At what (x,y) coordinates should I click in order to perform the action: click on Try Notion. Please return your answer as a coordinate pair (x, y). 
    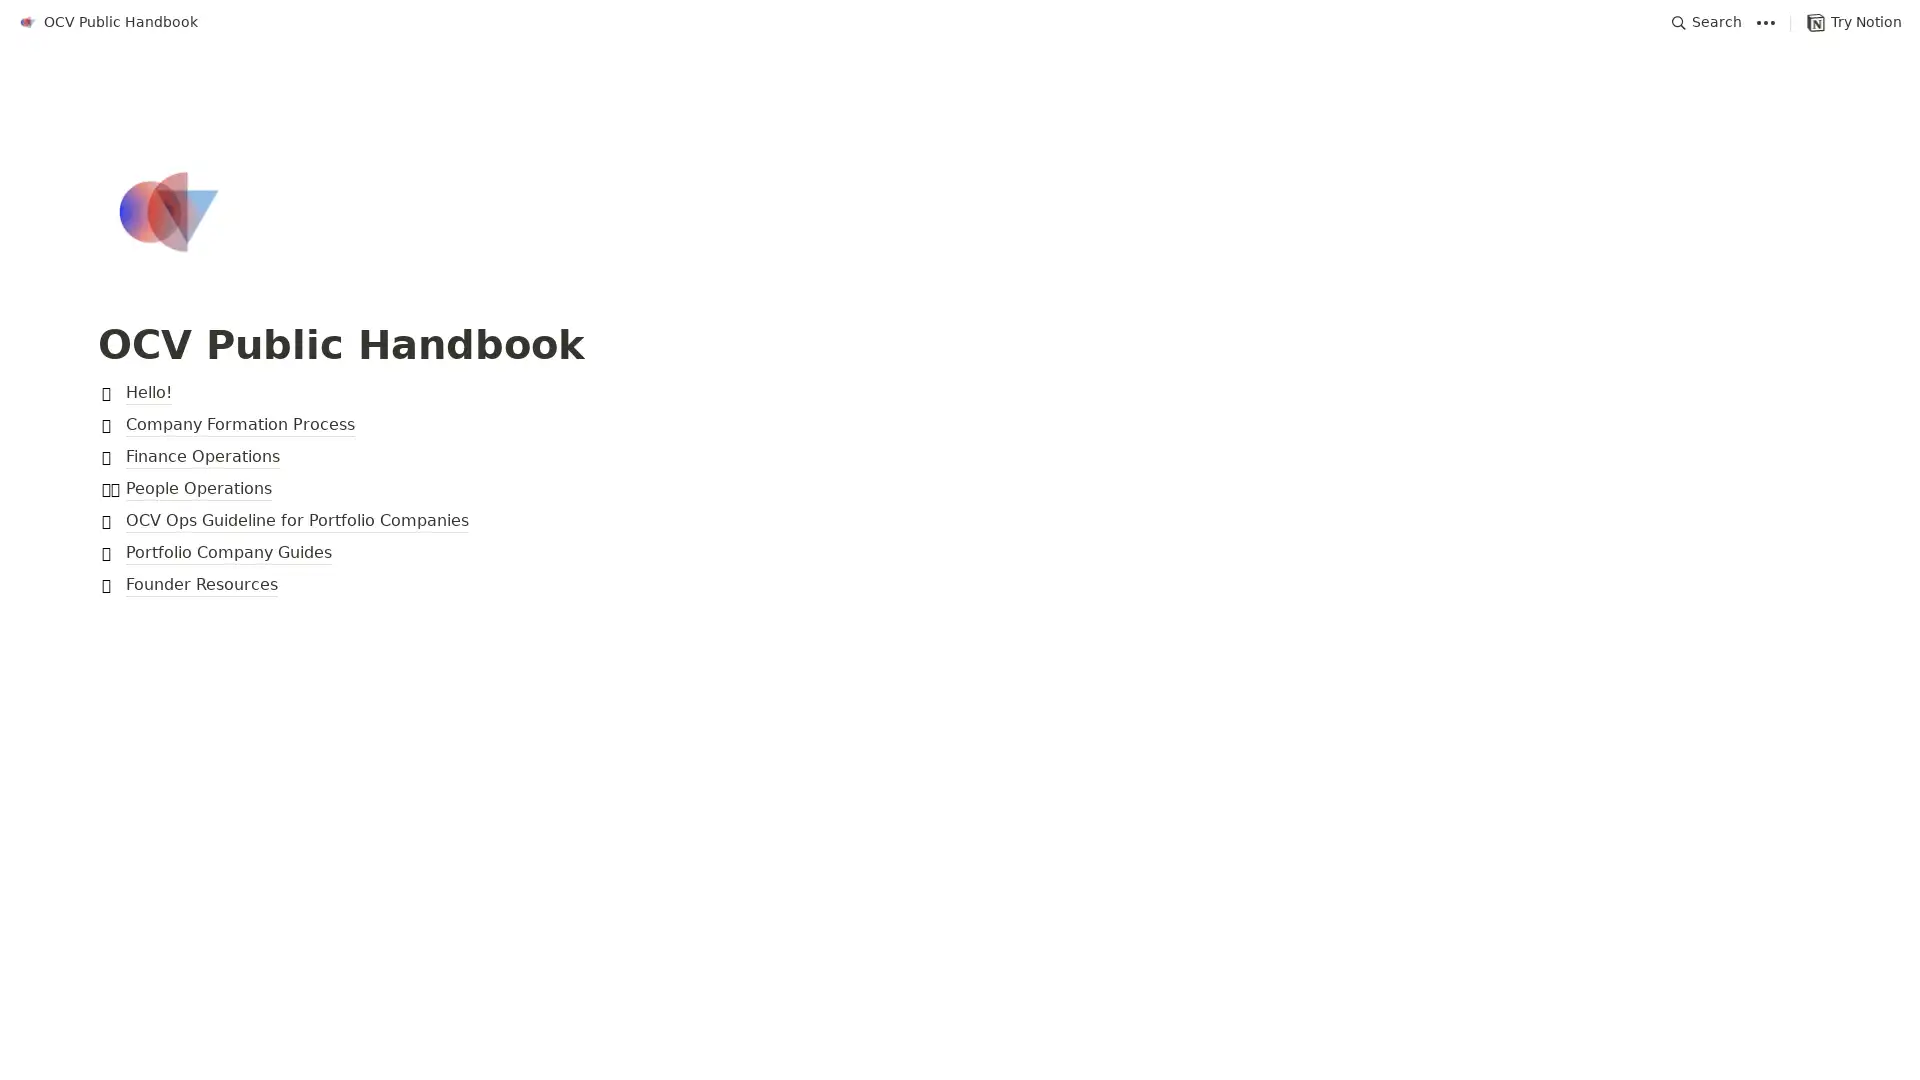
    Looking at the image, I should click on (1853, 22).